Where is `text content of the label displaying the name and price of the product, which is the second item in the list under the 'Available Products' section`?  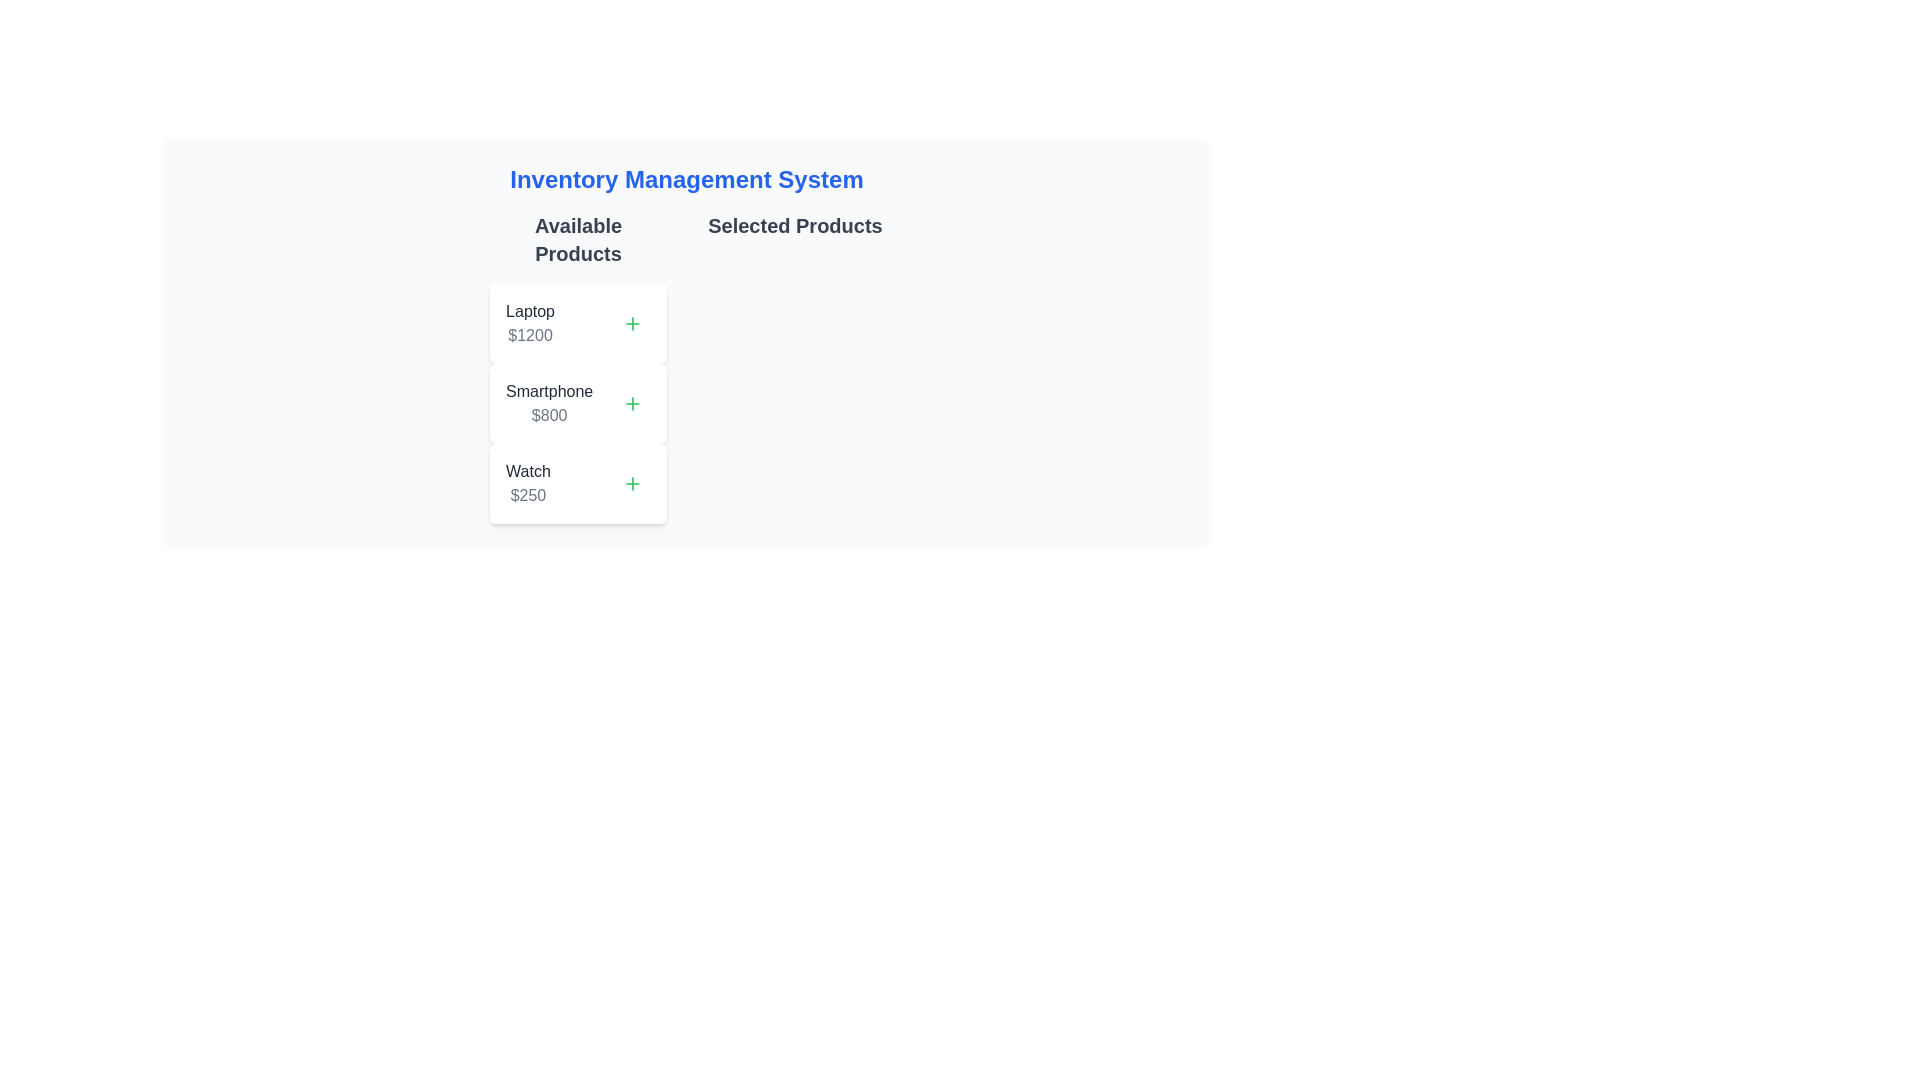 text content of the label displaying the name and price of the product, which is the second item in the list under the 'Available Products' section is located at coordinates (549, 404).